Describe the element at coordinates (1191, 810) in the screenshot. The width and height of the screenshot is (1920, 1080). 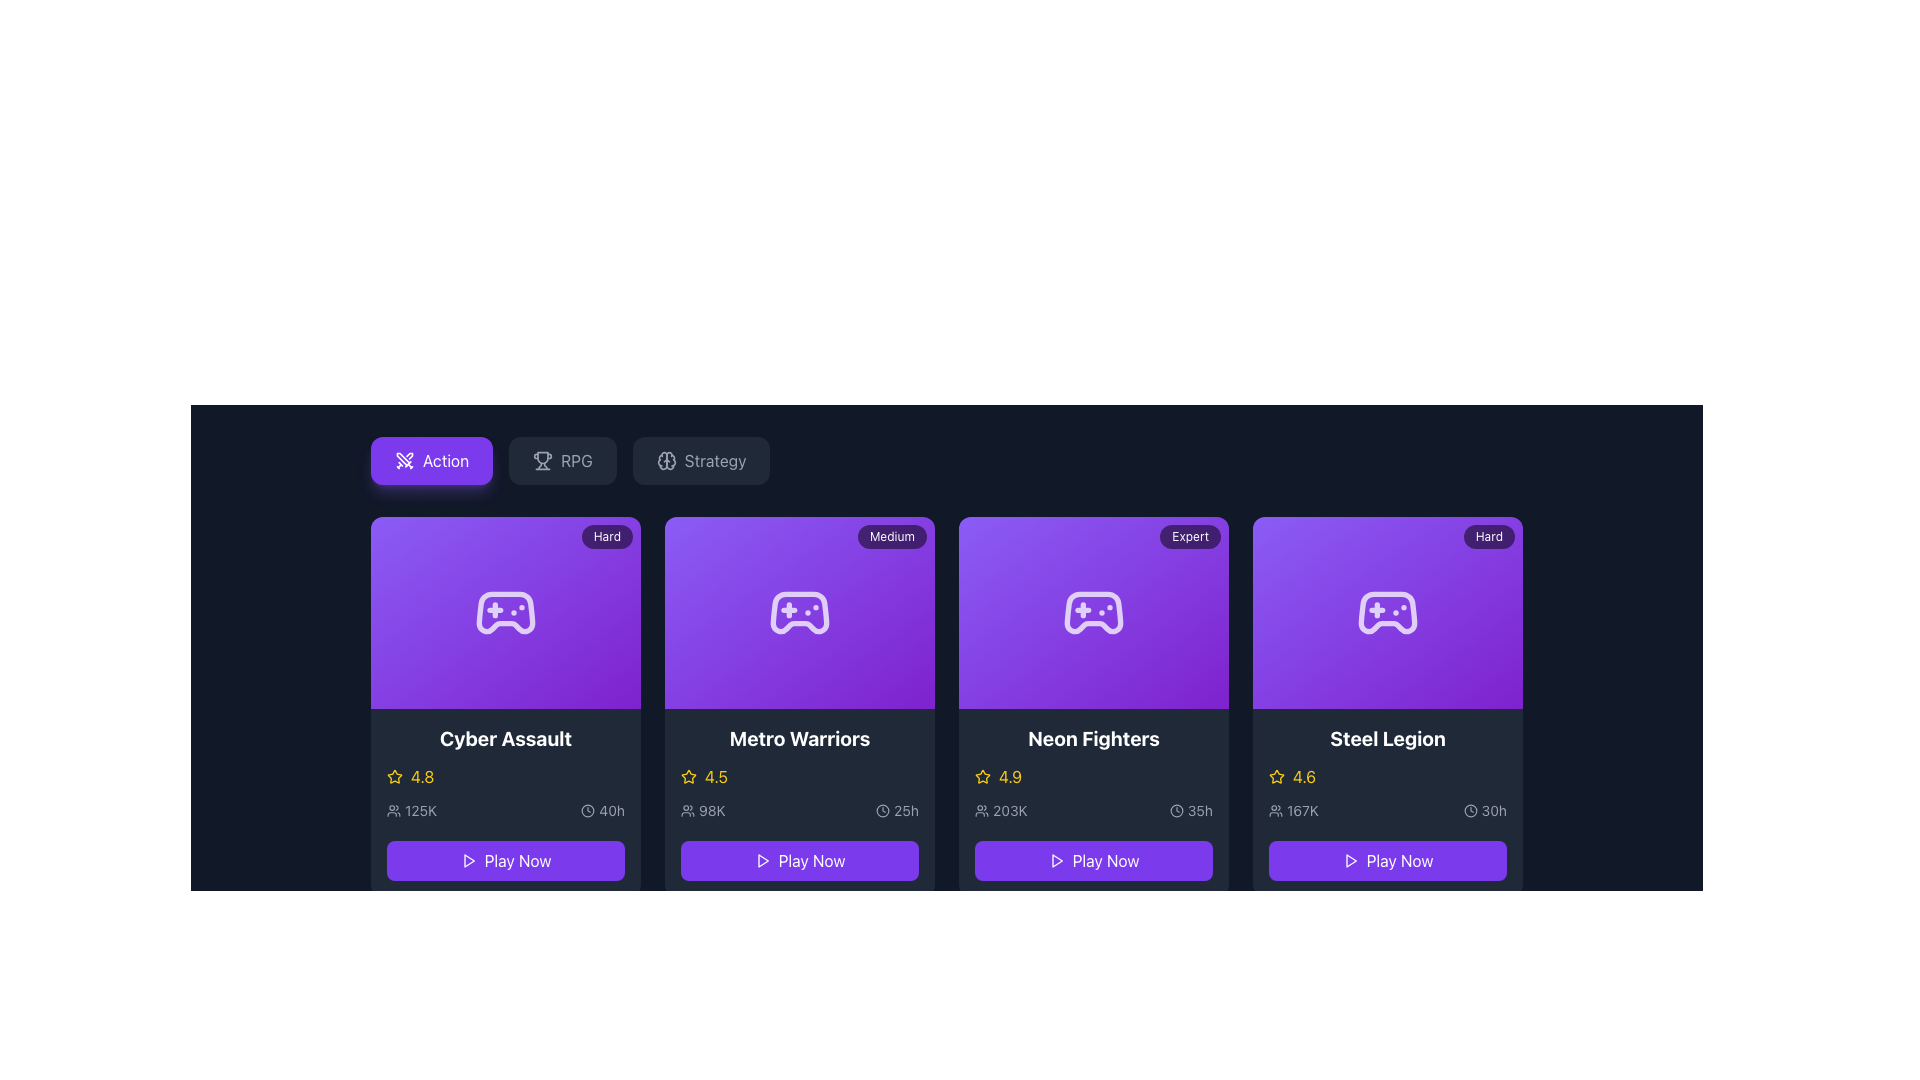
I see `estimated time duration information, '35 hours', displayed in the Label with an icon located in the lower right section of the 'Neon Fighters' card` at that location.